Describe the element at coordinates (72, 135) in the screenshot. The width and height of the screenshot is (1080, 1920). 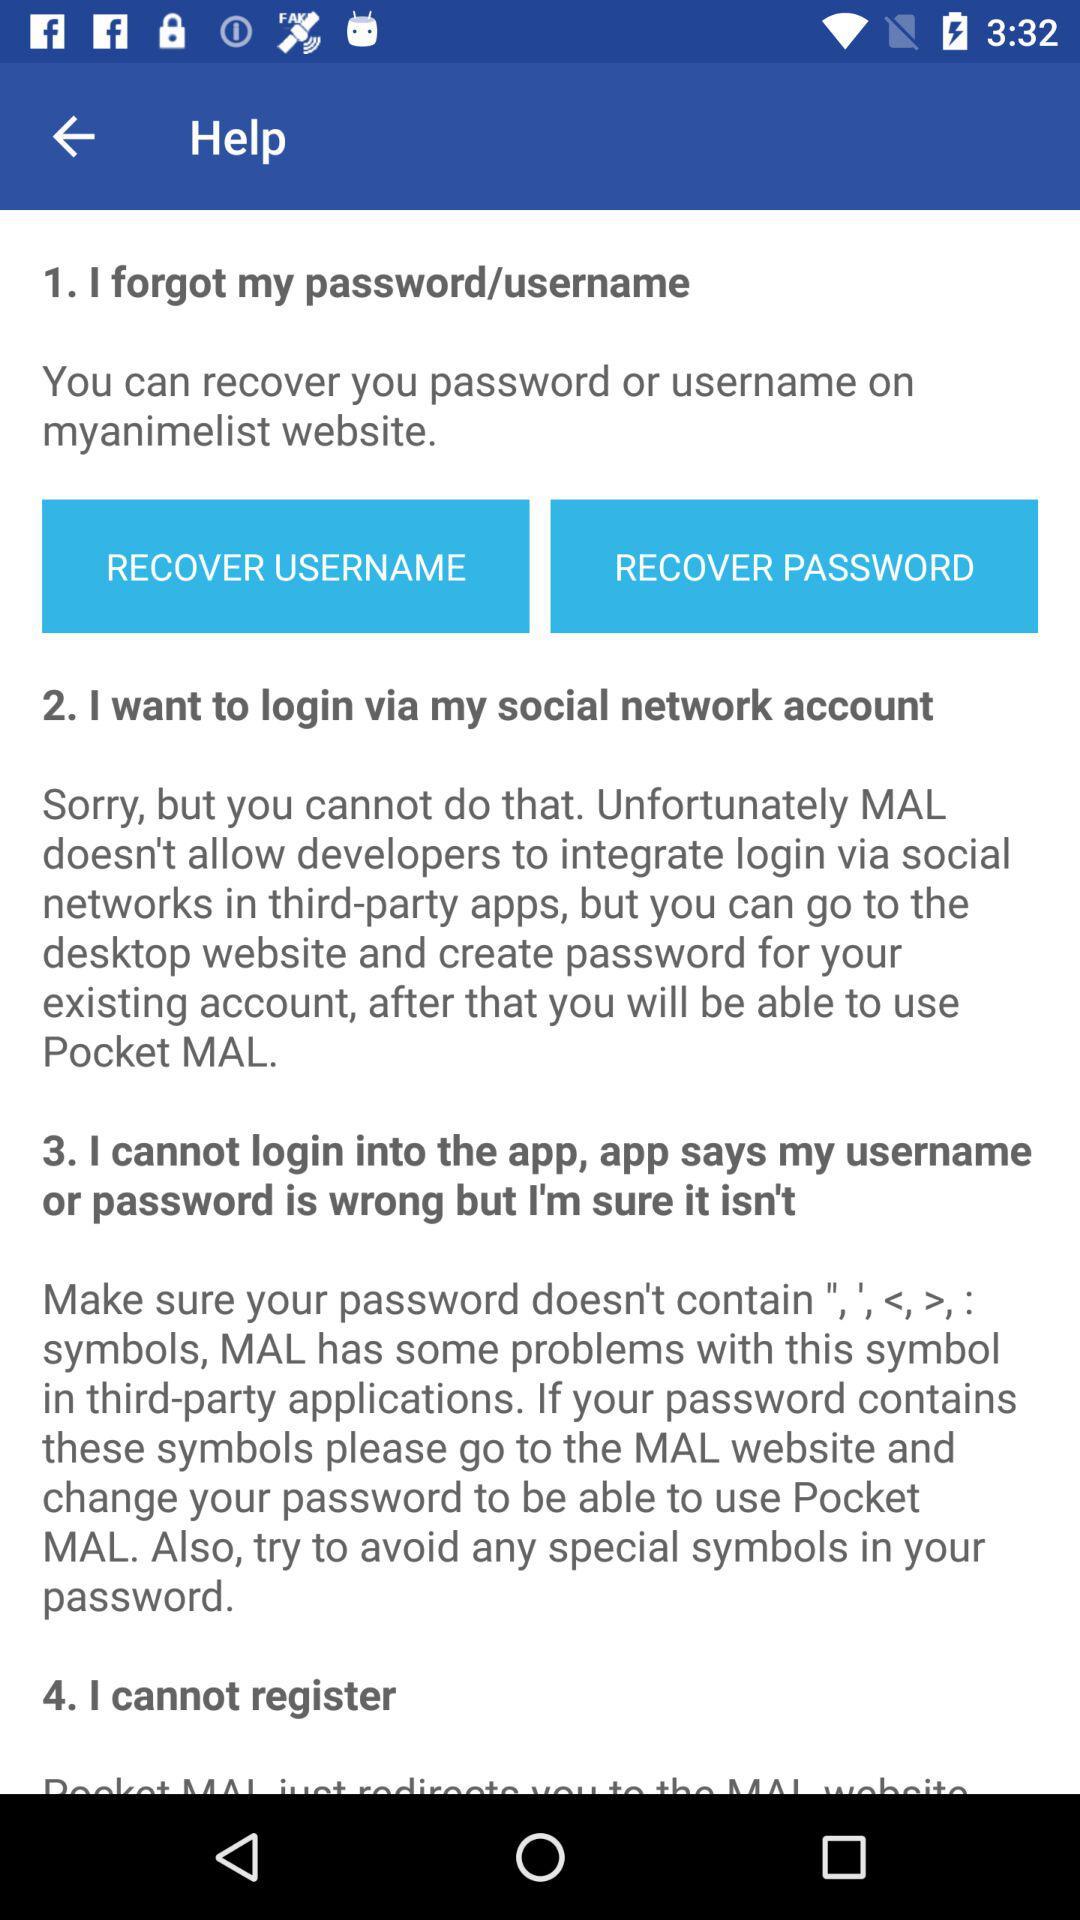
I see `item above the 1 i forgot item` at that location.